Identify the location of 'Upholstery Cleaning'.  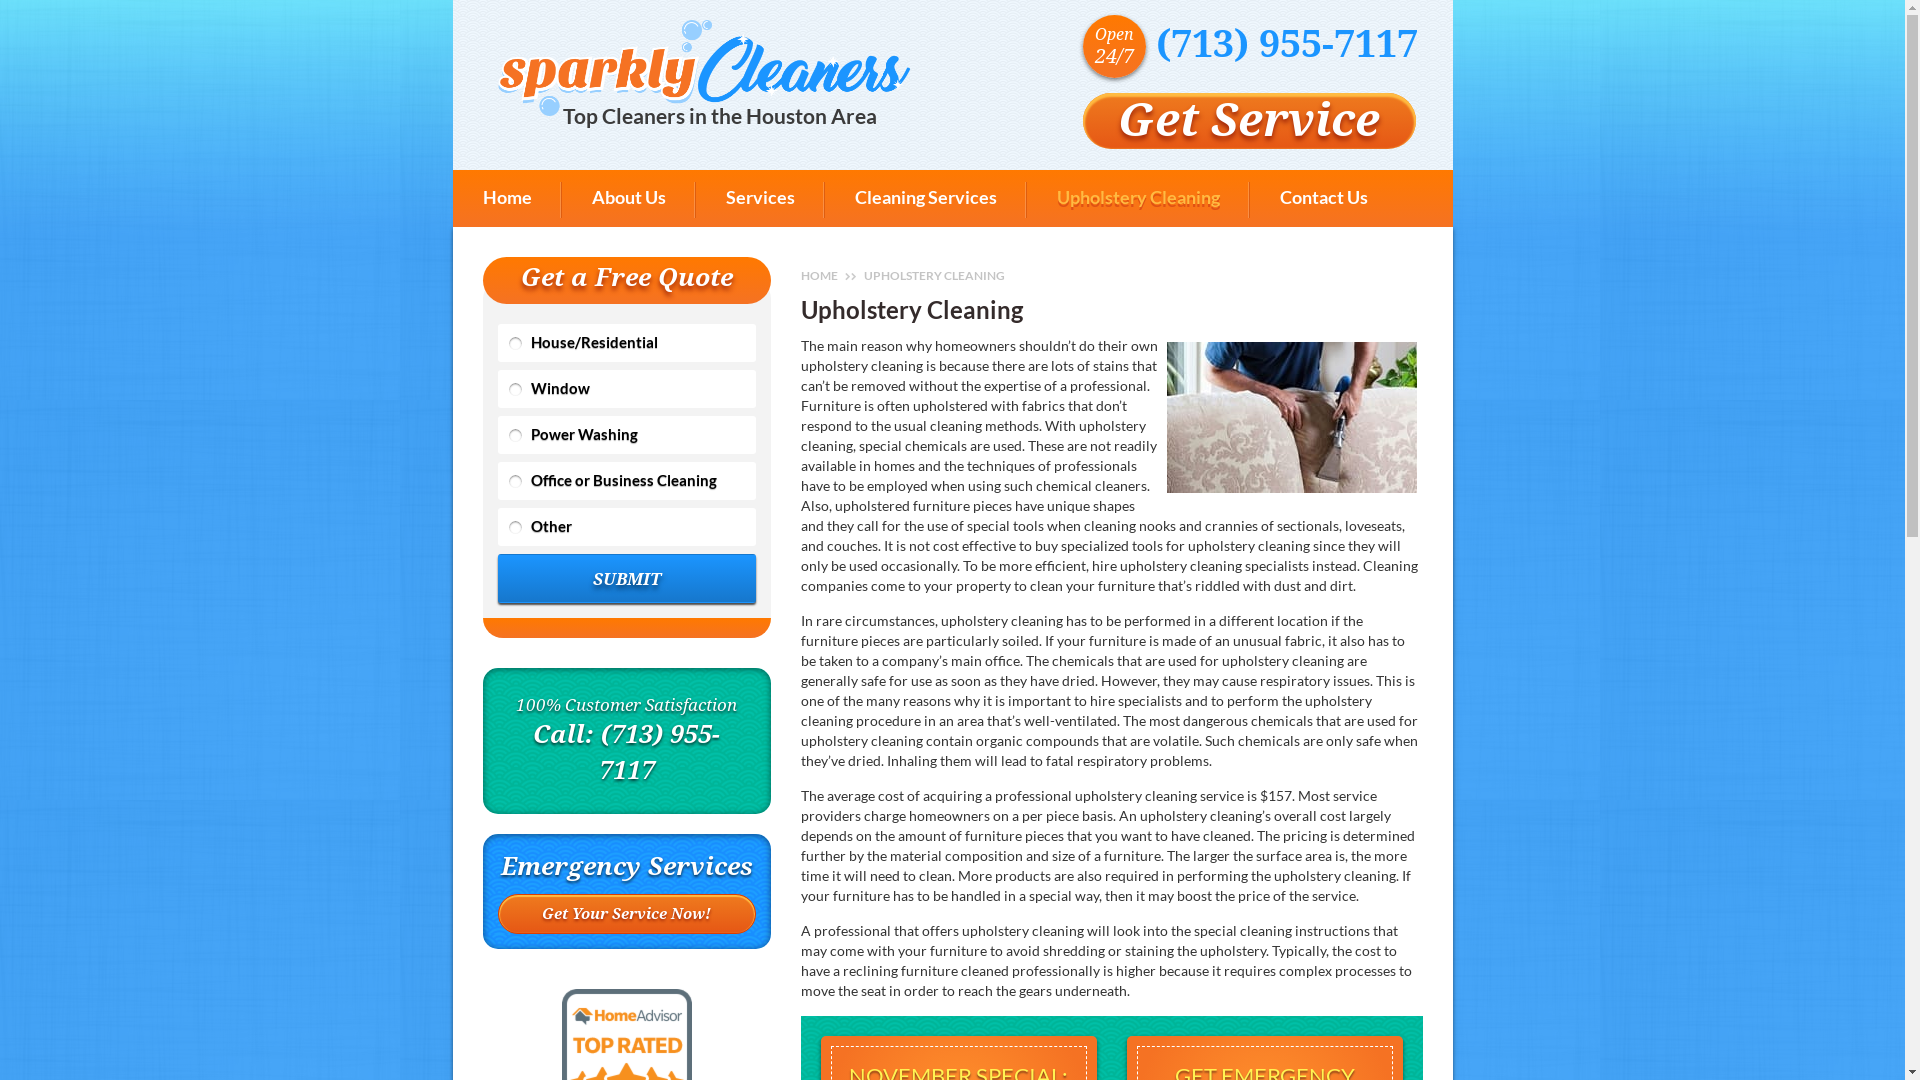
(1026, 197).